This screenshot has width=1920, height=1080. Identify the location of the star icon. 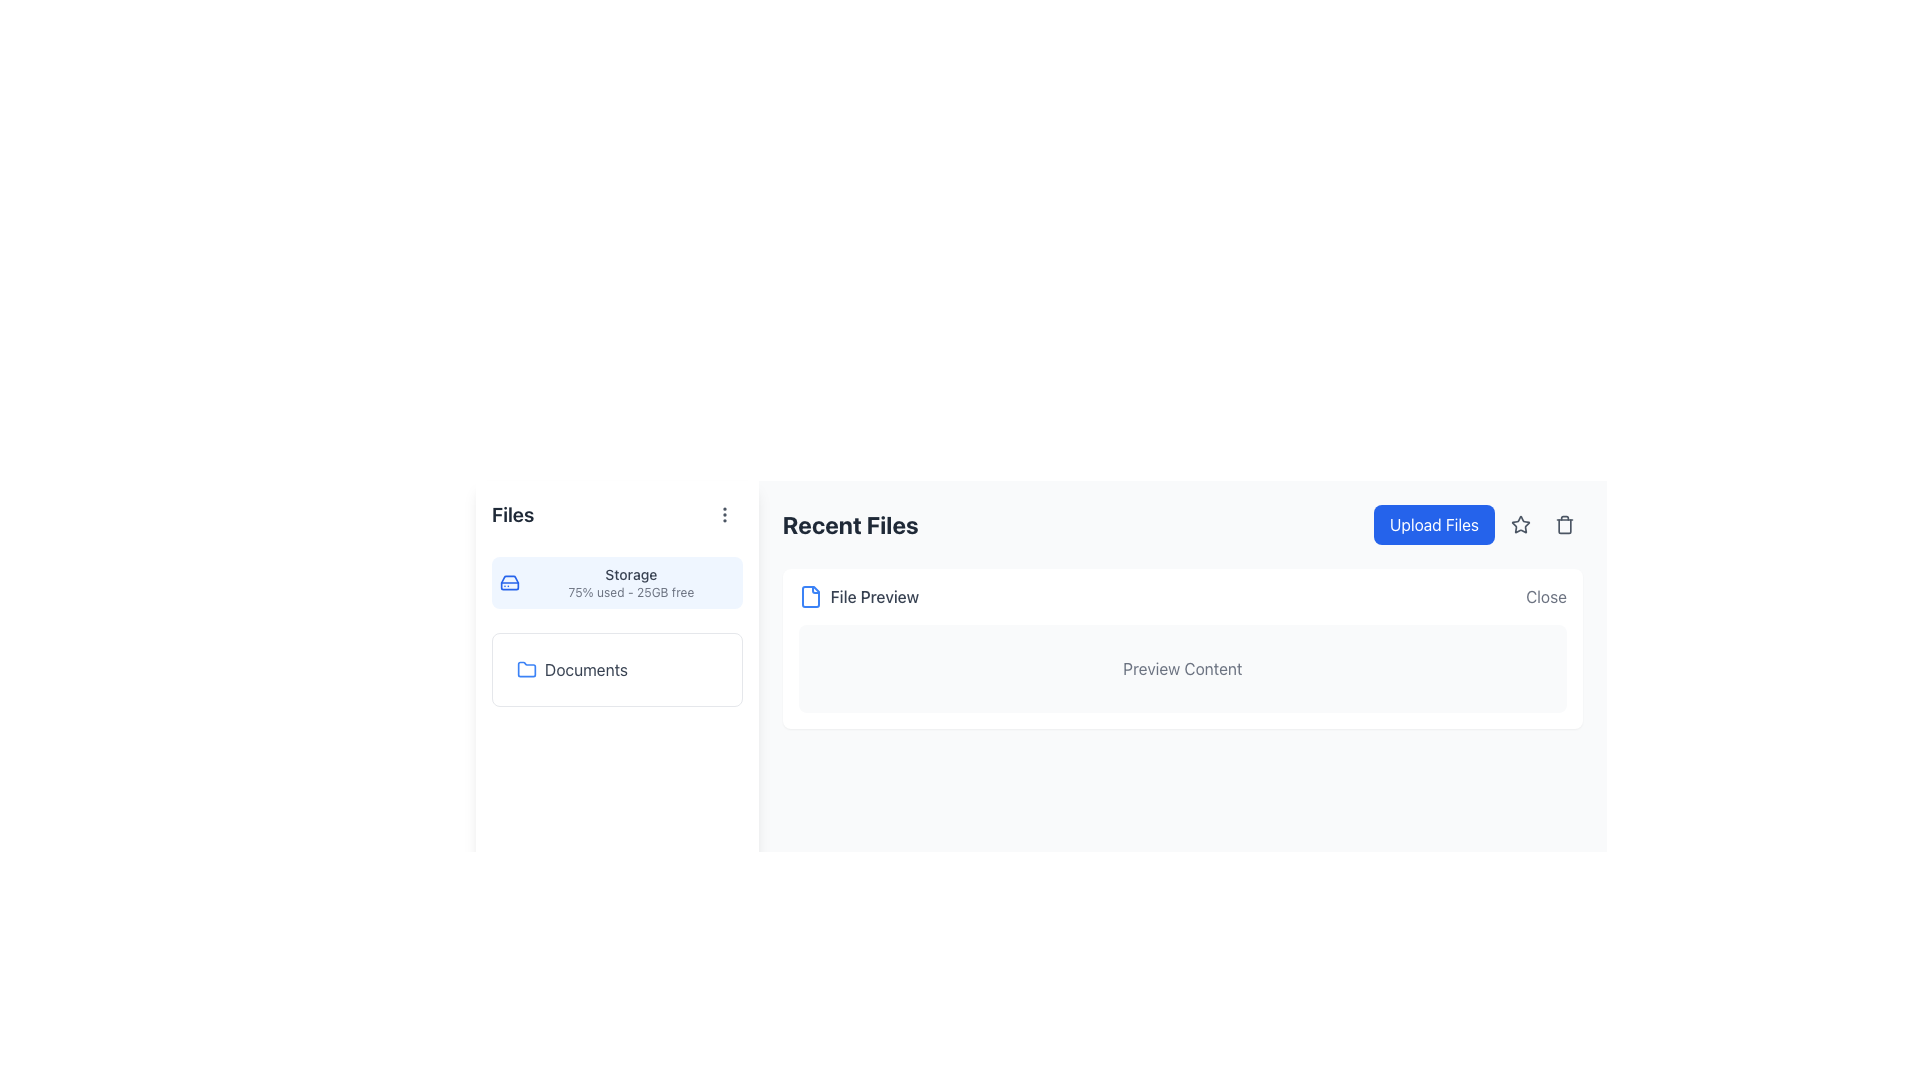
(1520, 523).